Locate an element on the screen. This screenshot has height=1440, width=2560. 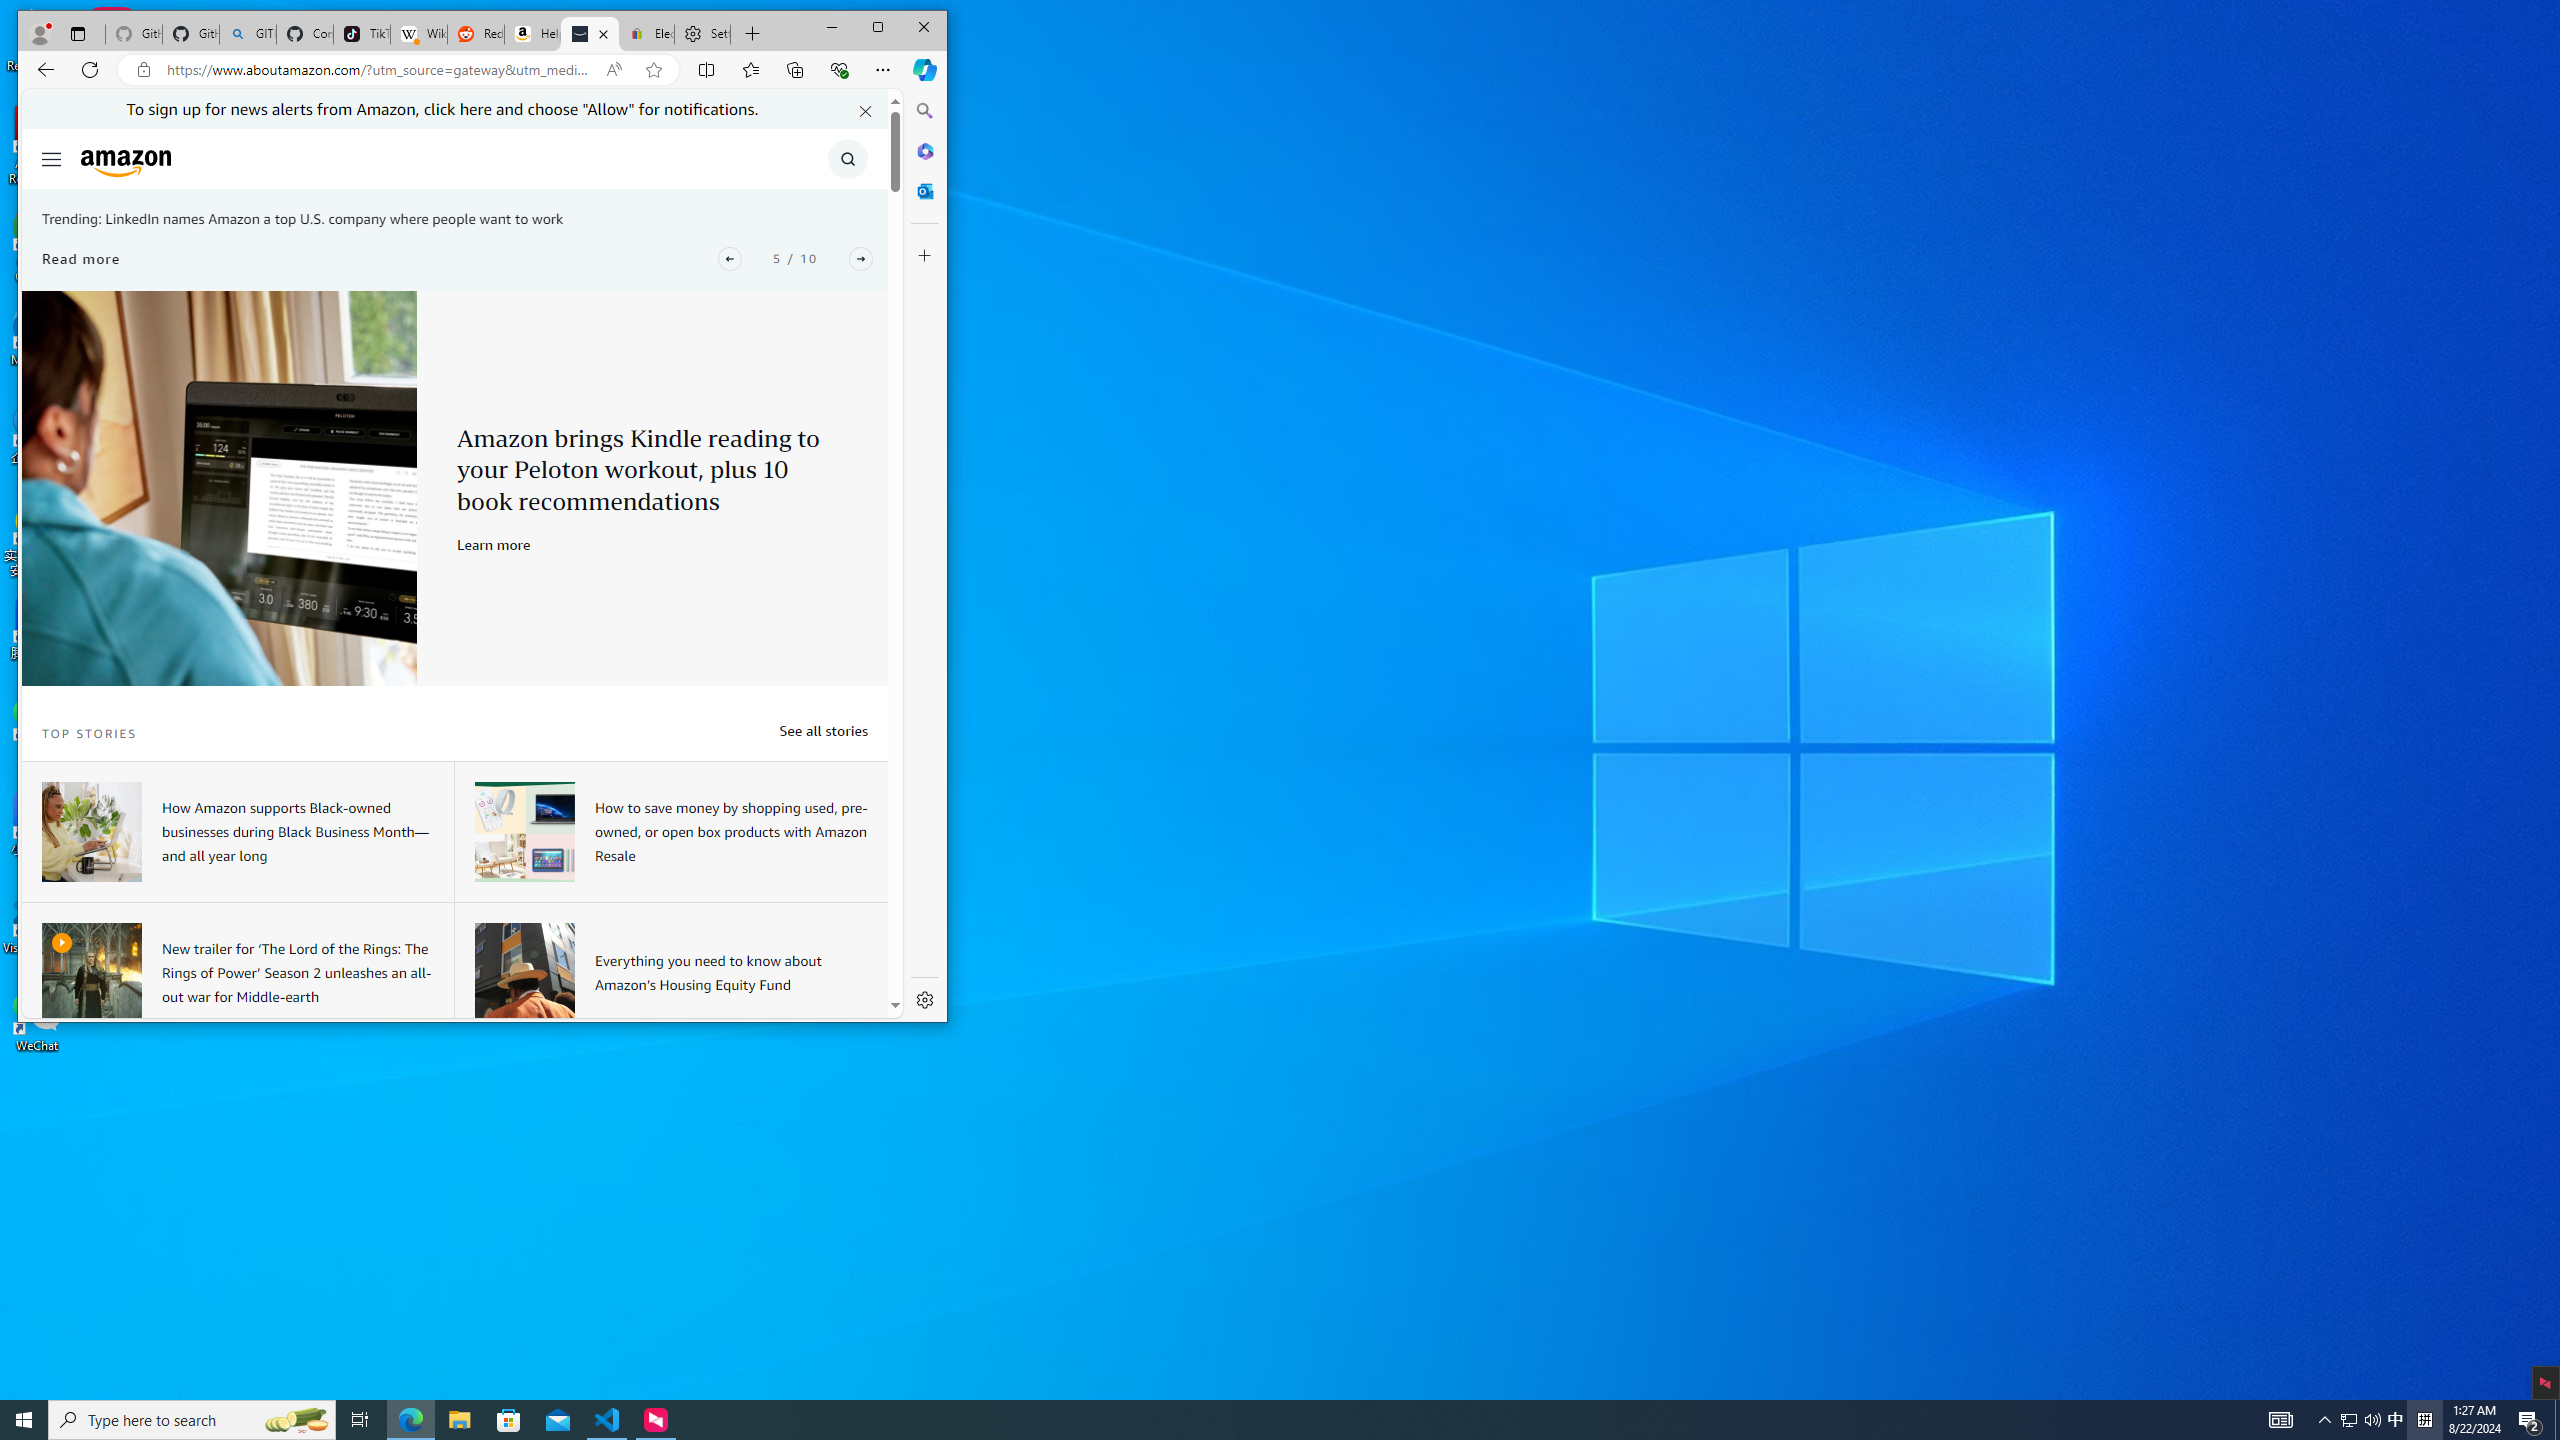
'Microsoft Store' is located at coordinates (509, 1418).